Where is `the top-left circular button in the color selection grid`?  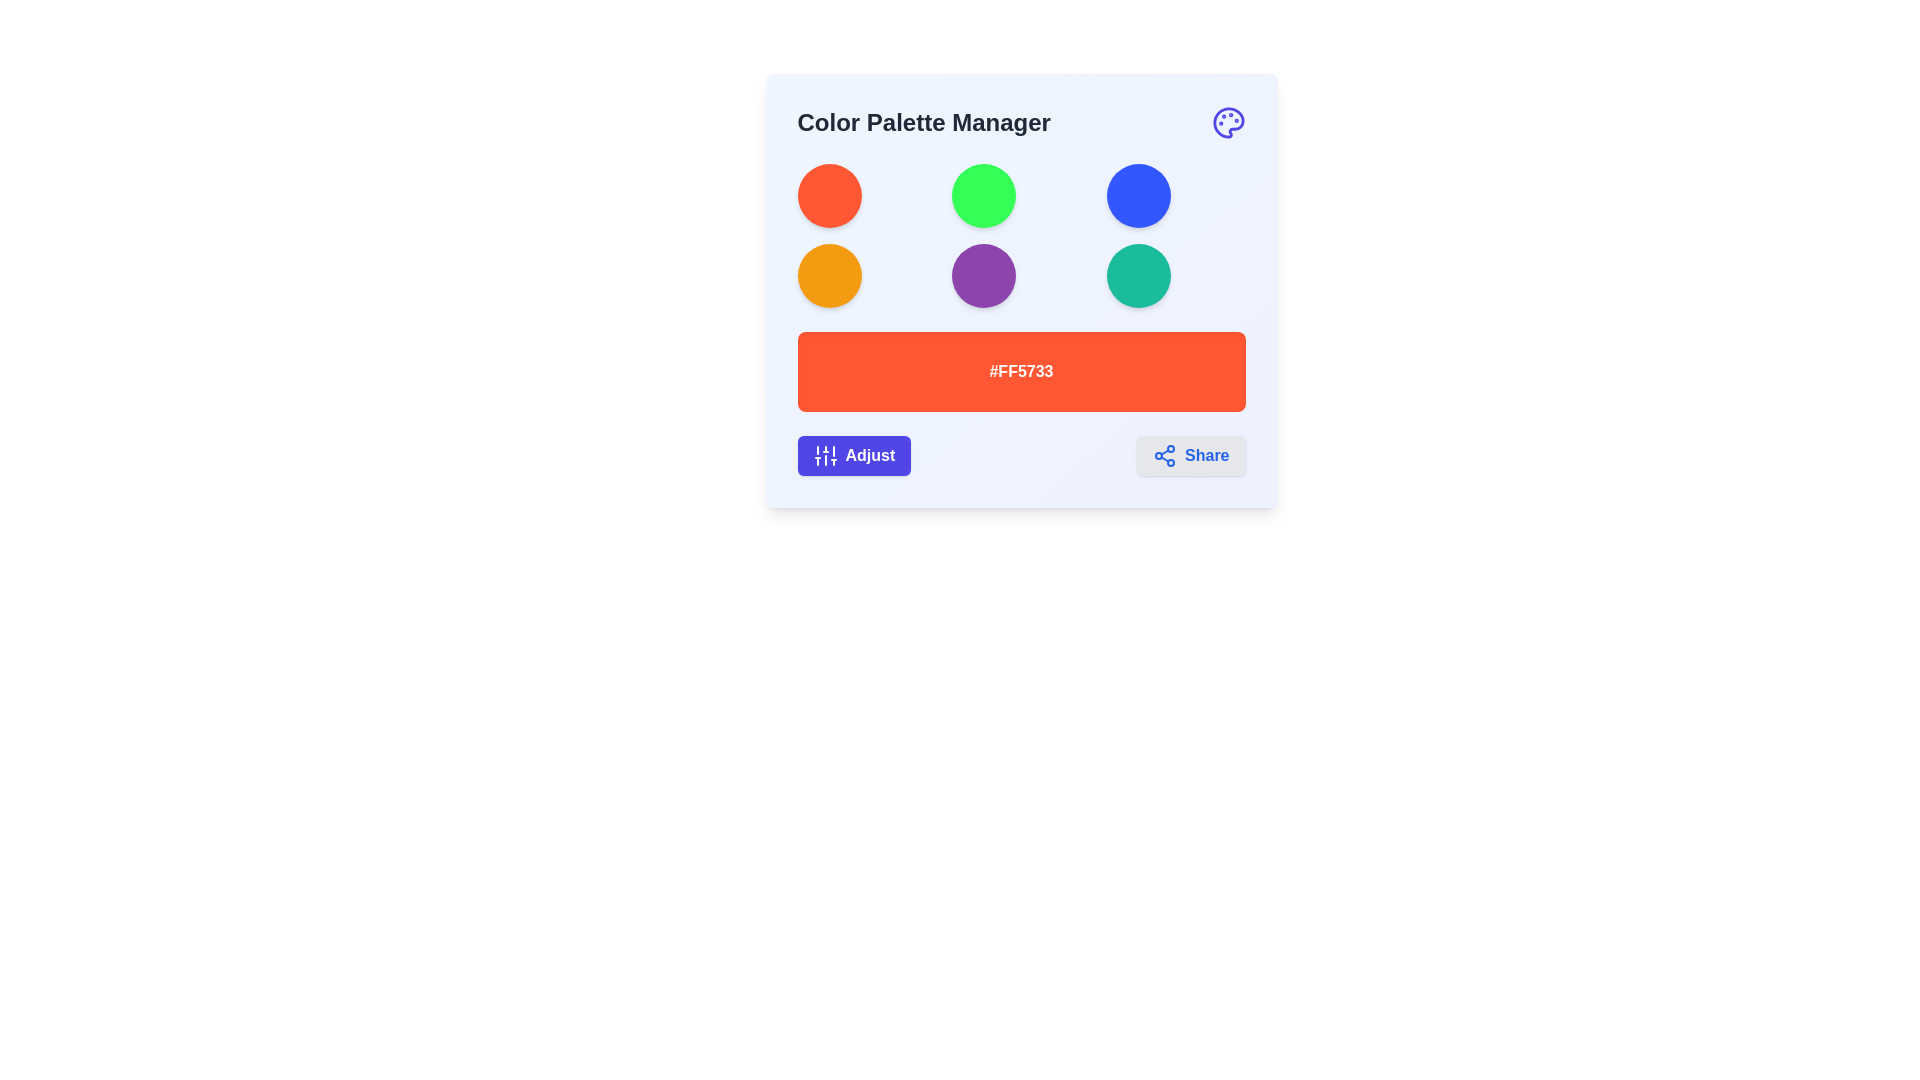
the top-left circular button in the color selection grid is located at coordinates (829, 196).